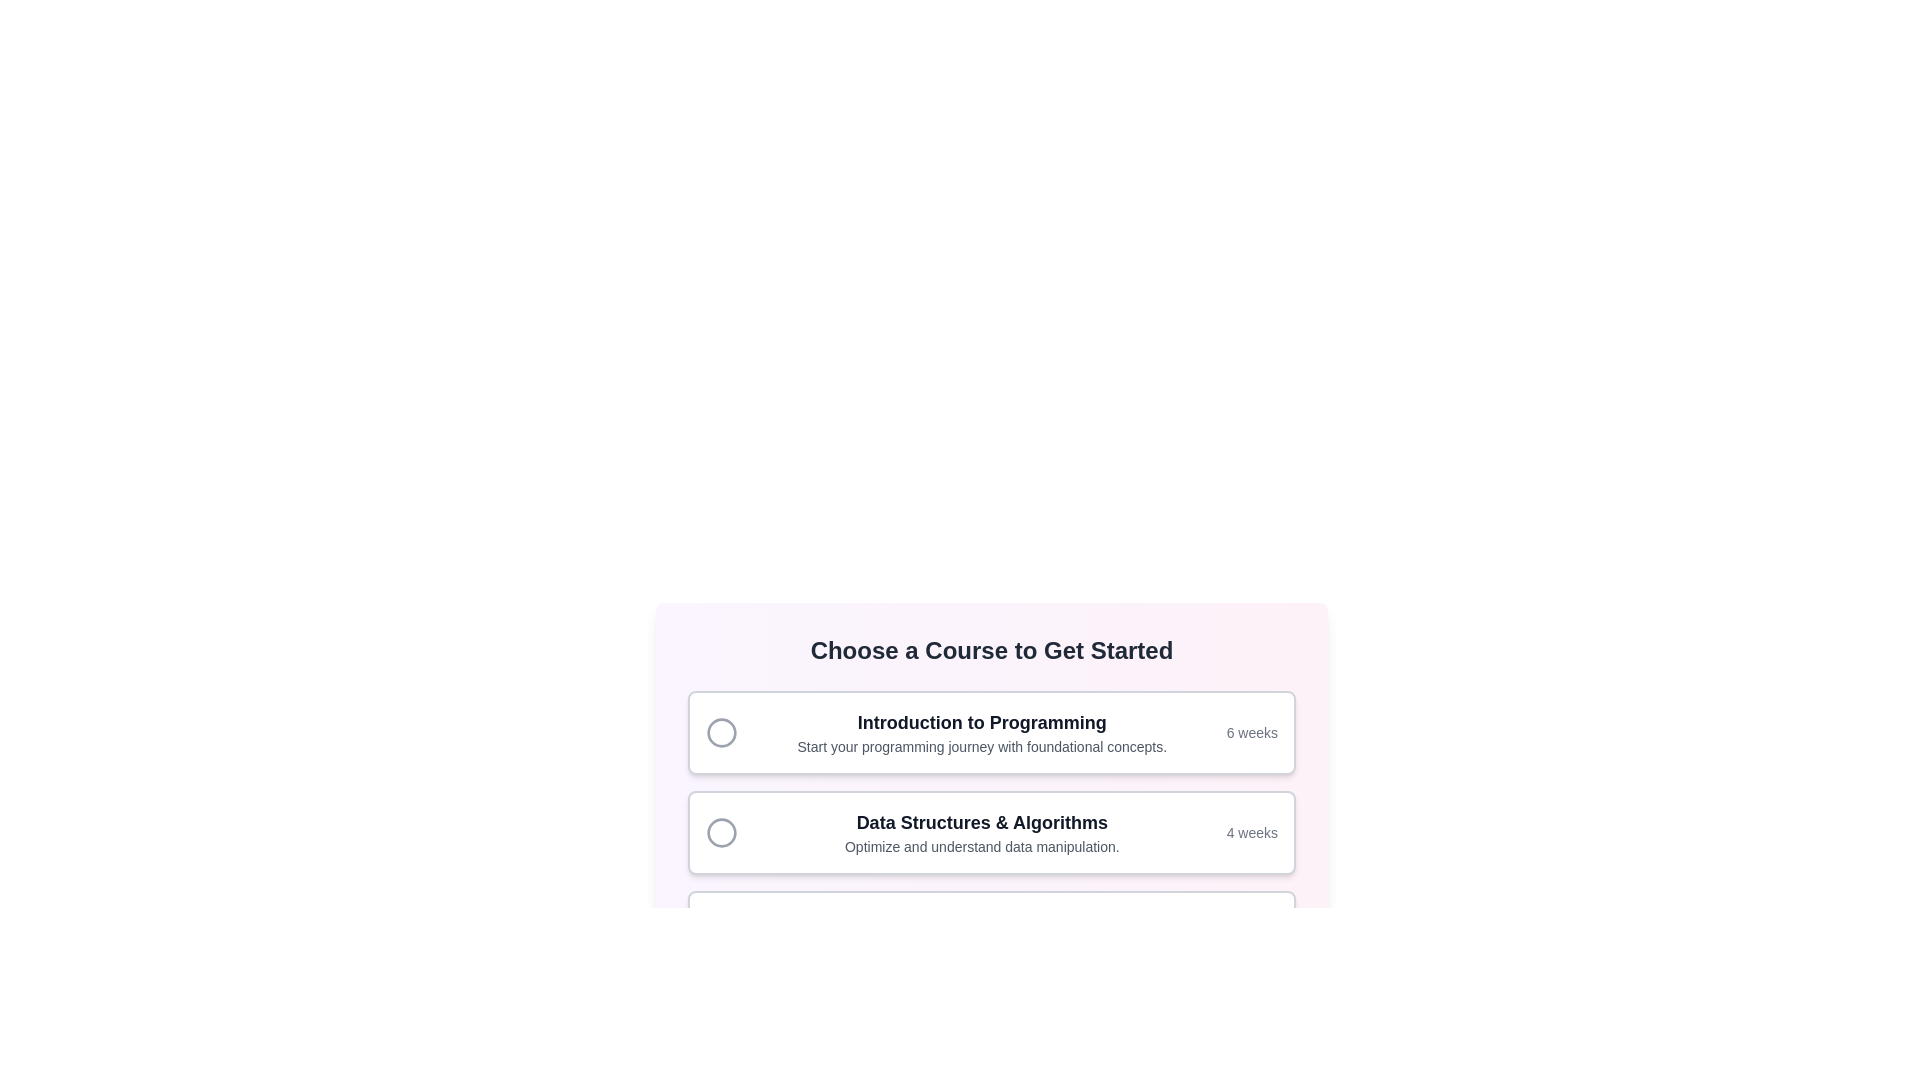 This screenshot has height=1080, width=1920. What do you see at coordinates (1251, 732) in the screenshot?
I see `displayed text '6 weeks' from the Text Label within the 'Introduction to Programming' course card, which is positioned near the right edge and horizontally aligned with the course title and description` at bounding box center [1251, 732].